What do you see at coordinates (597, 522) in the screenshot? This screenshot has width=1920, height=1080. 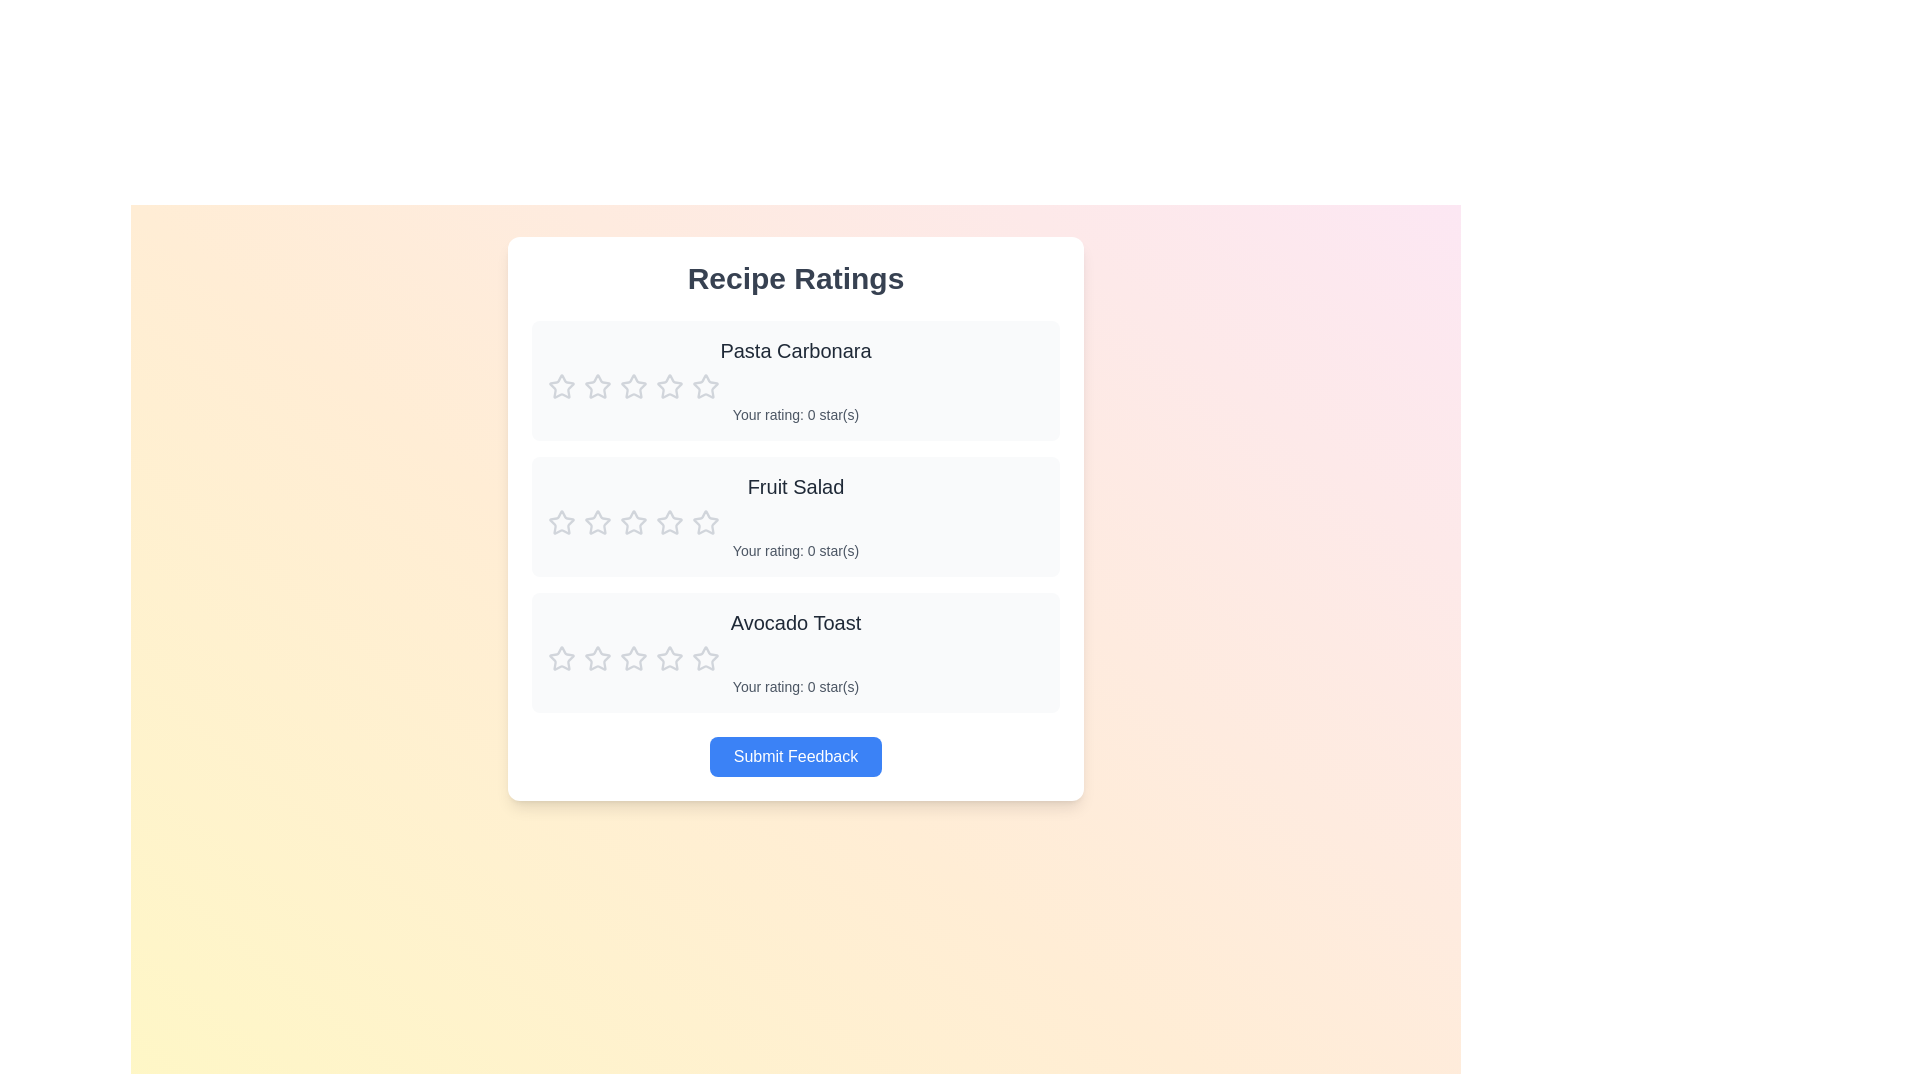 I see `the third star icon in the second row of the rating section for 'Fruit Salad'` at bounding box center [597, 522].